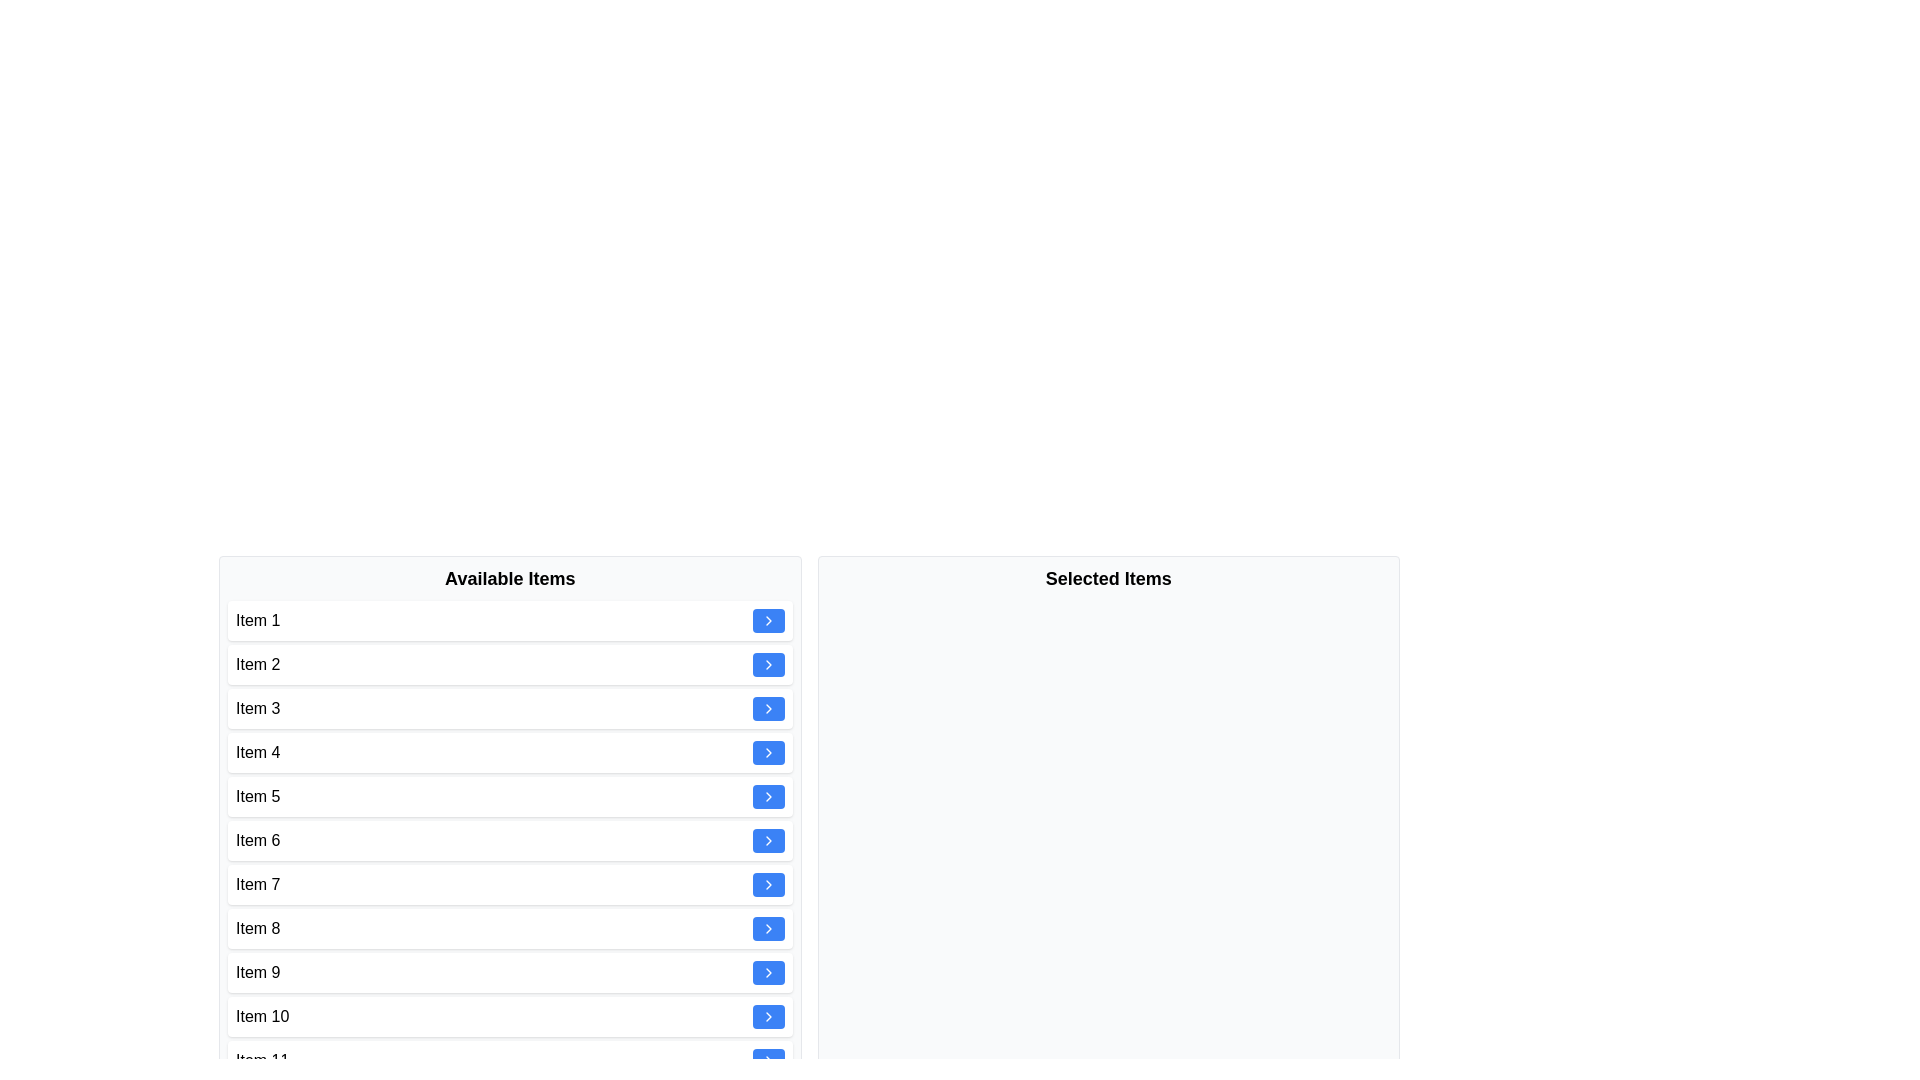  I want to click on the right-facing chevron icon with a blue background located in the 'Available Items' column, adjacent to 'Item 11', to observe hover effects, so click(767, 664).